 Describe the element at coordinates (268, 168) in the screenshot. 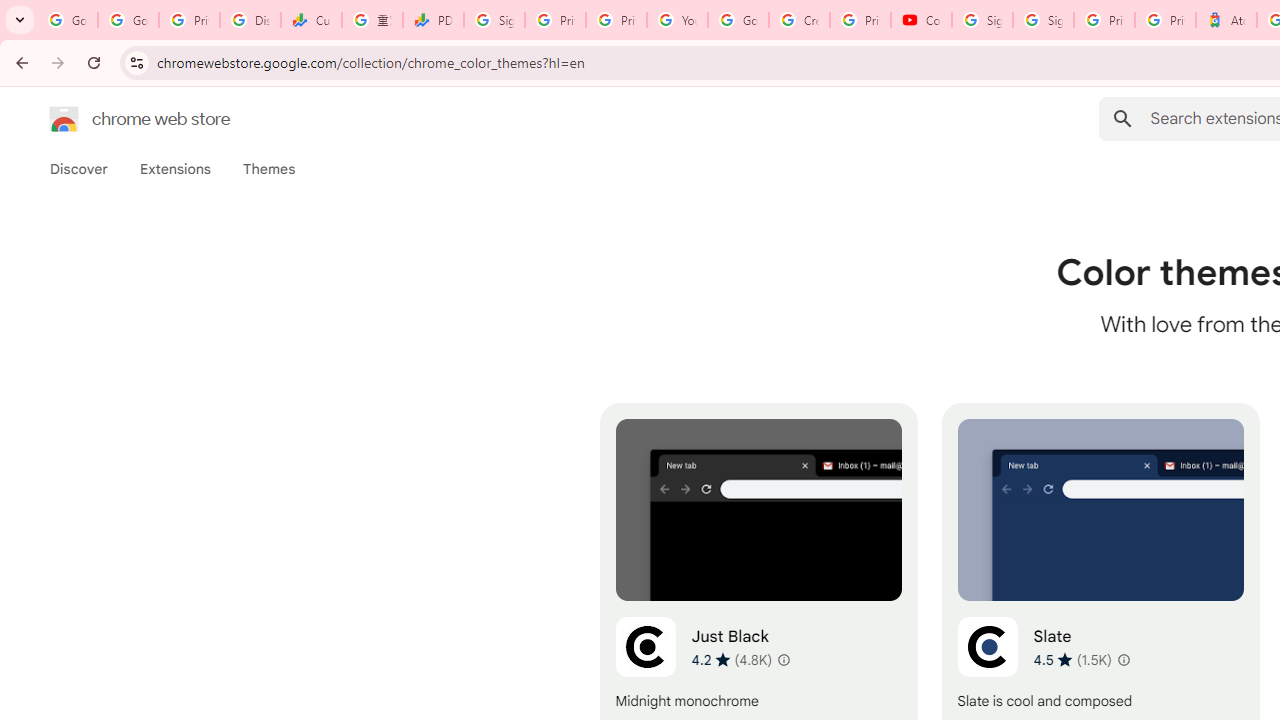

I see `'Themes'` at that location.